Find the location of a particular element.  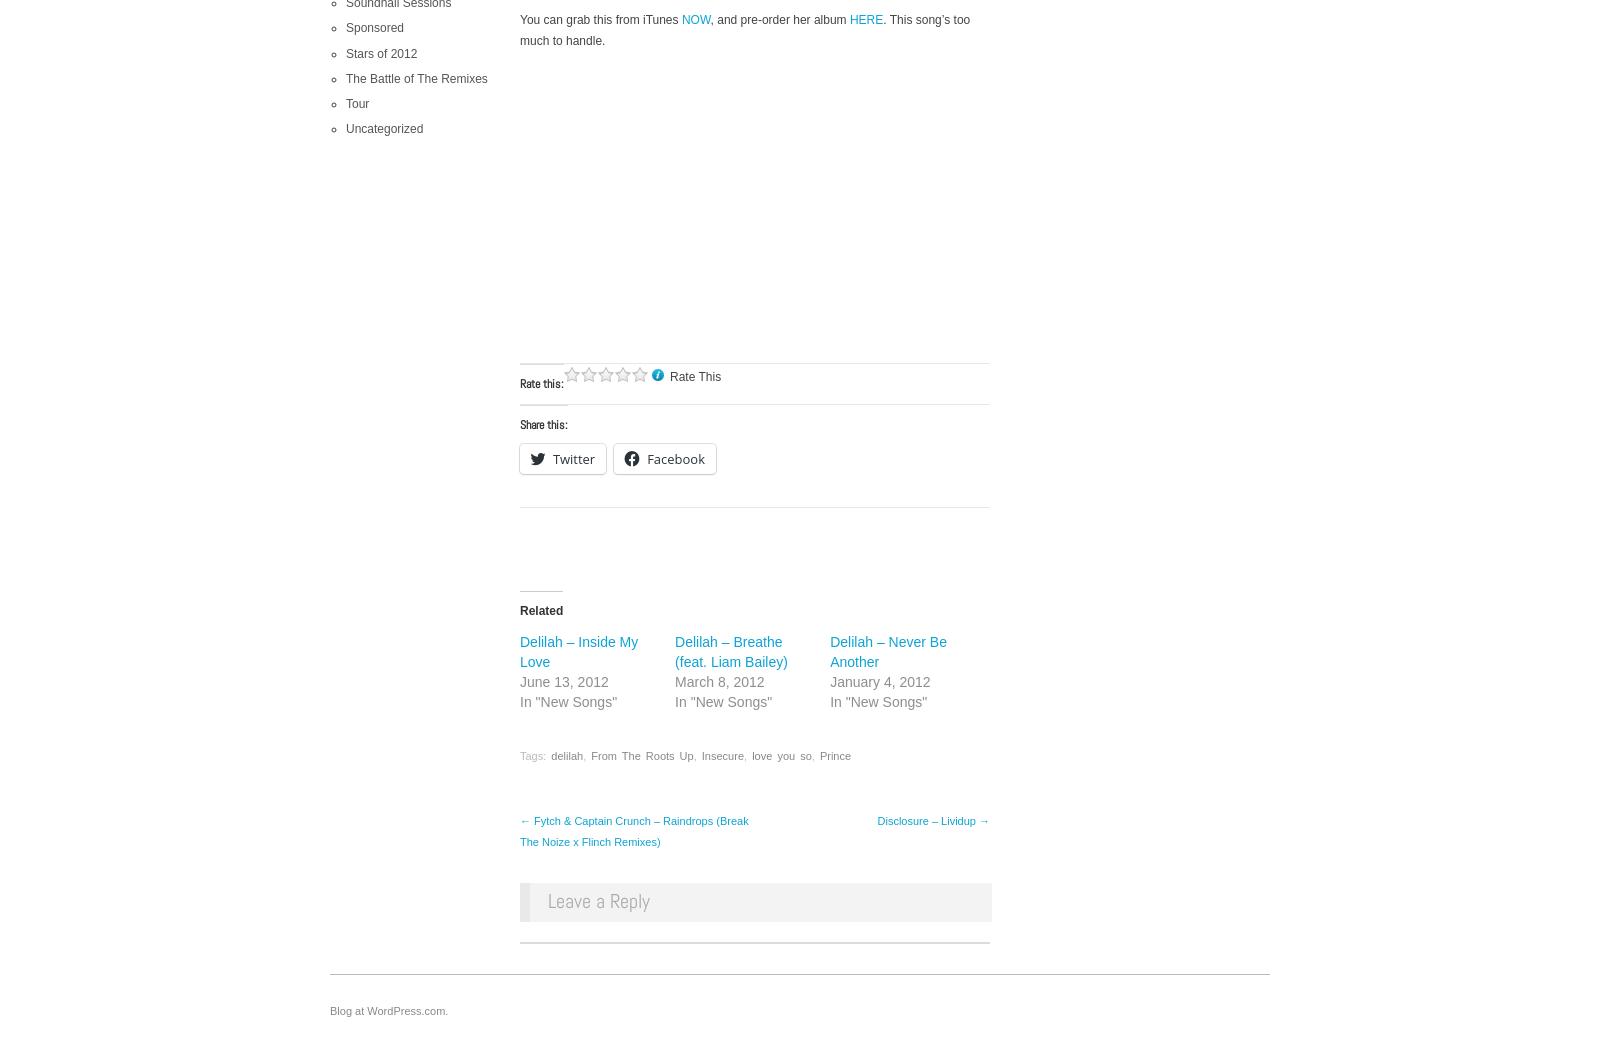

'. This song’s too much to handle.' is located at coordinates (744, 30).